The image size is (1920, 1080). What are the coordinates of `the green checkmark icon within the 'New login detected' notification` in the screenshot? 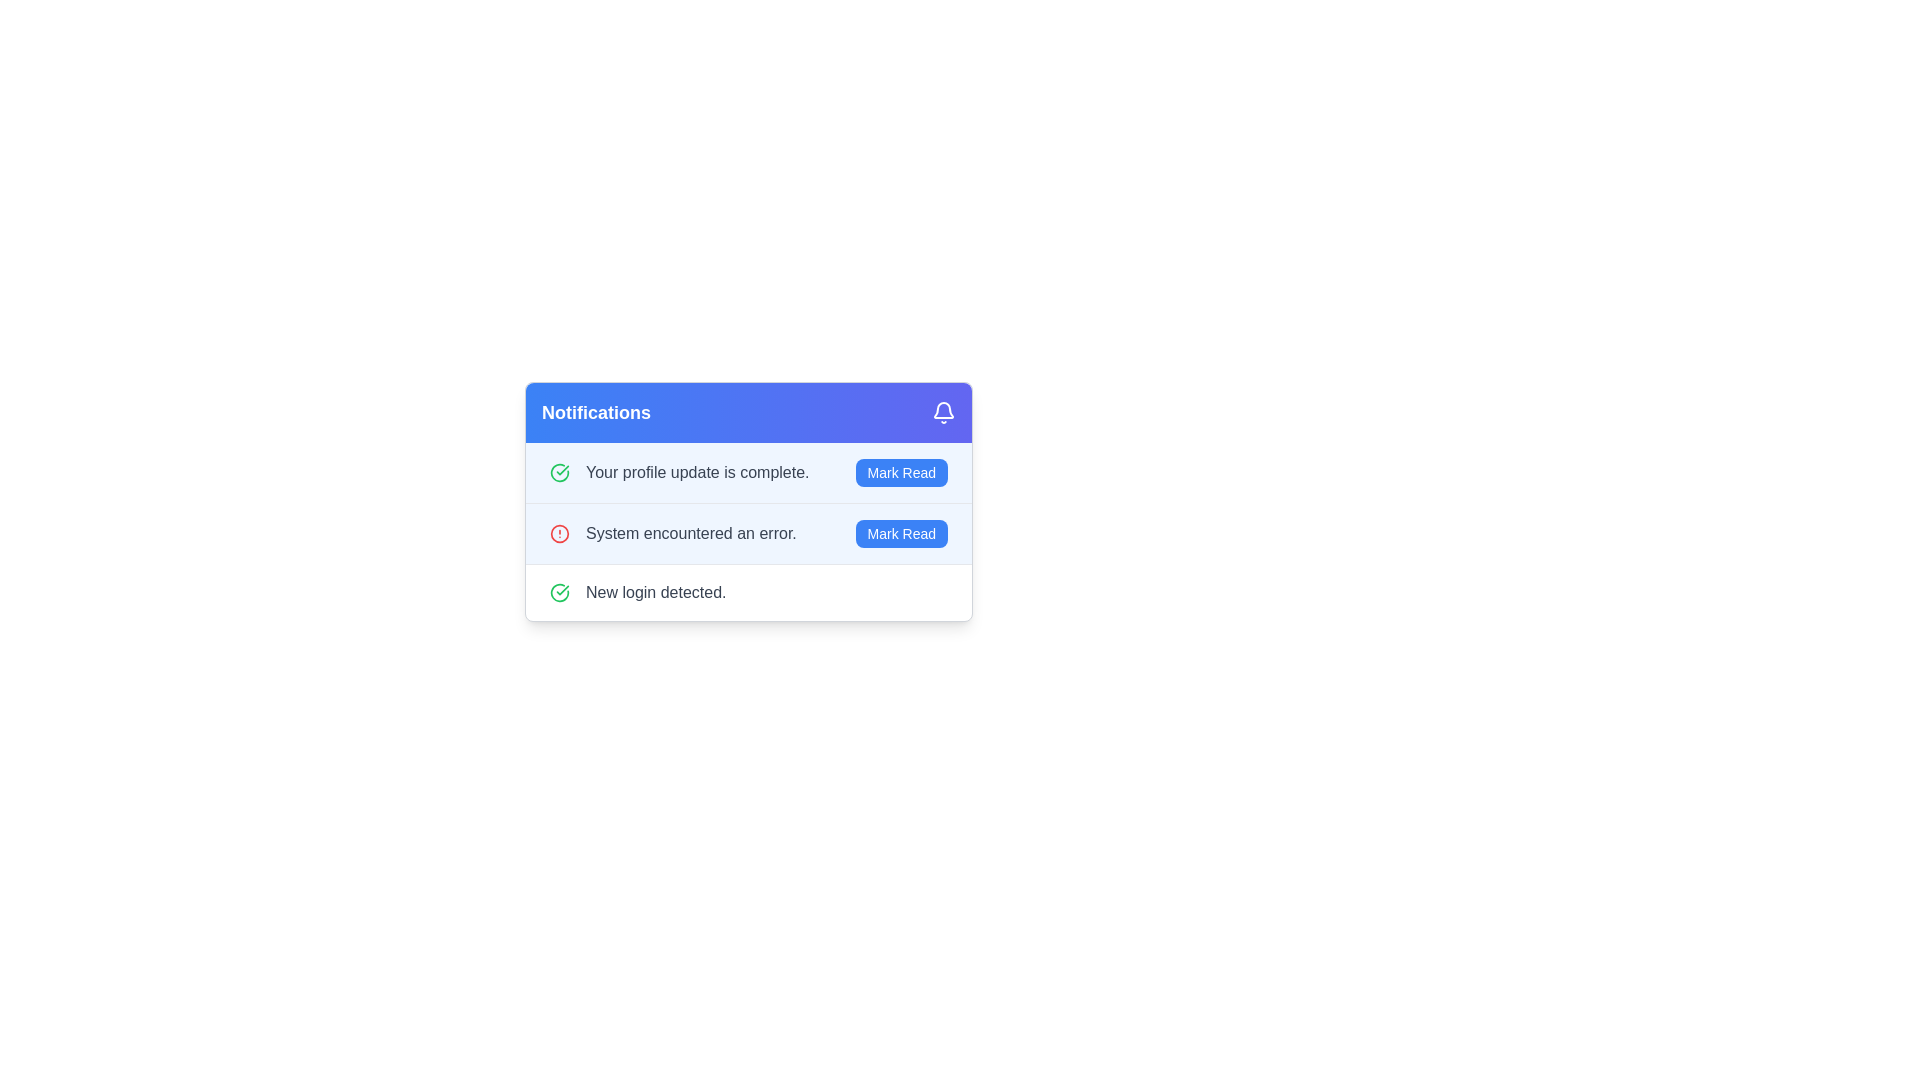 It's located at (560, 592).